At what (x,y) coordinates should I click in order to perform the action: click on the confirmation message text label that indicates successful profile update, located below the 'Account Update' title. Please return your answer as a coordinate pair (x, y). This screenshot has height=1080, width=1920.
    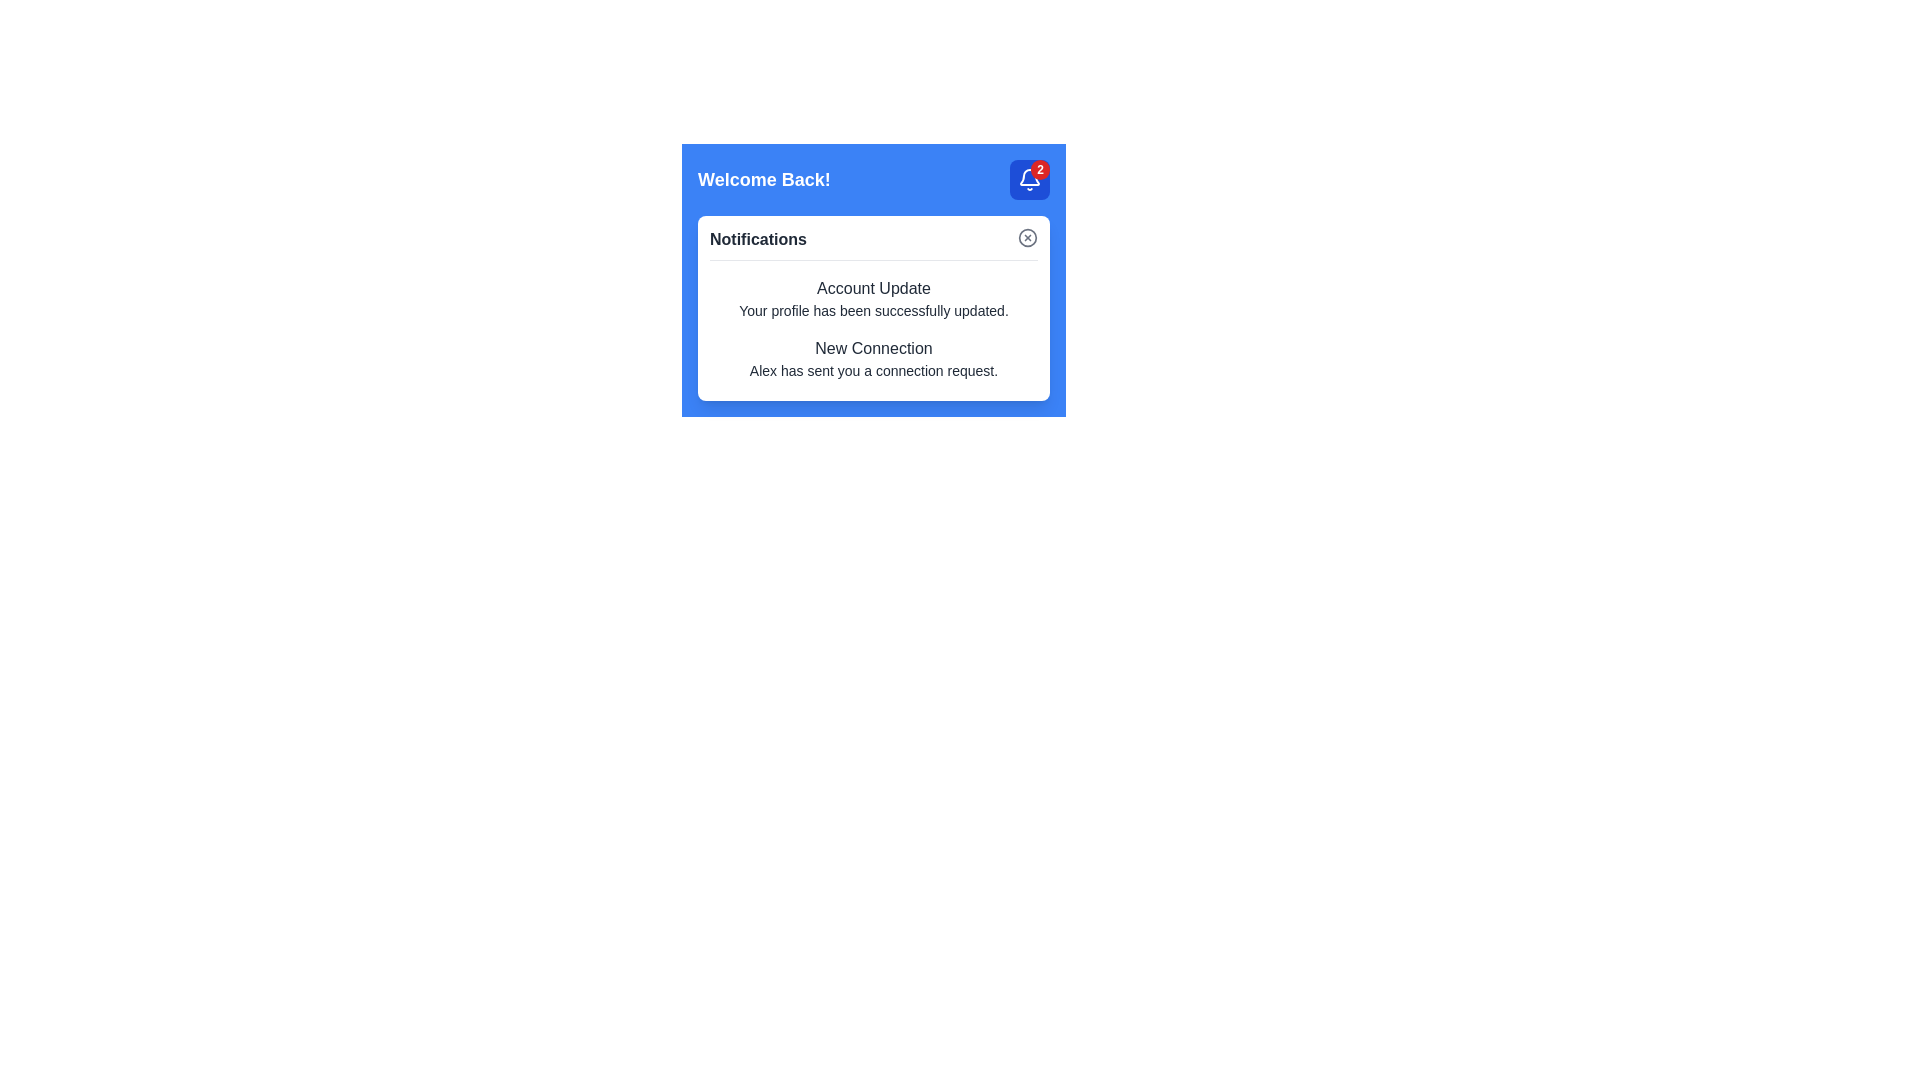
    Looking at the image, I should click on (873, 311).